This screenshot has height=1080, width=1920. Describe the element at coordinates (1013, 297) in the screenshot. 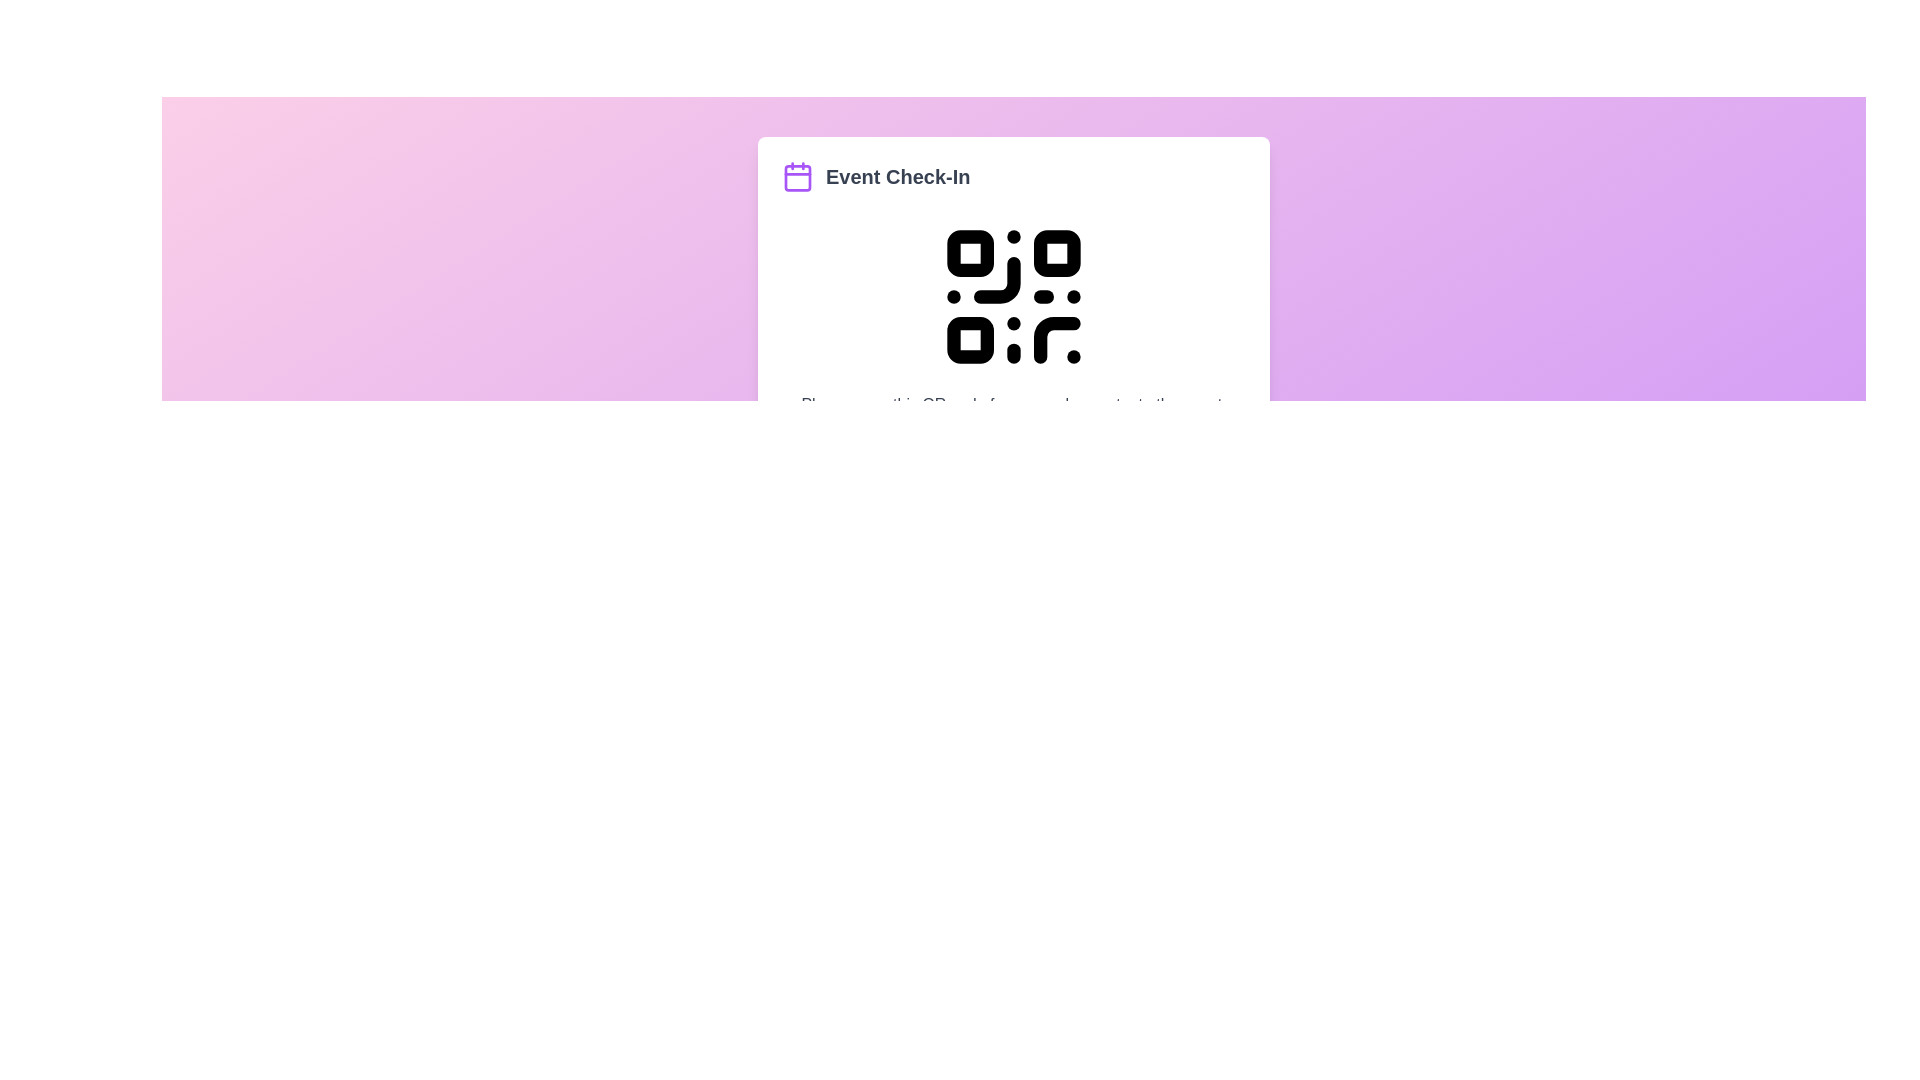

I see `QR code icon, which is centrally located below the 'Event Check-In' text on the card` at that location.